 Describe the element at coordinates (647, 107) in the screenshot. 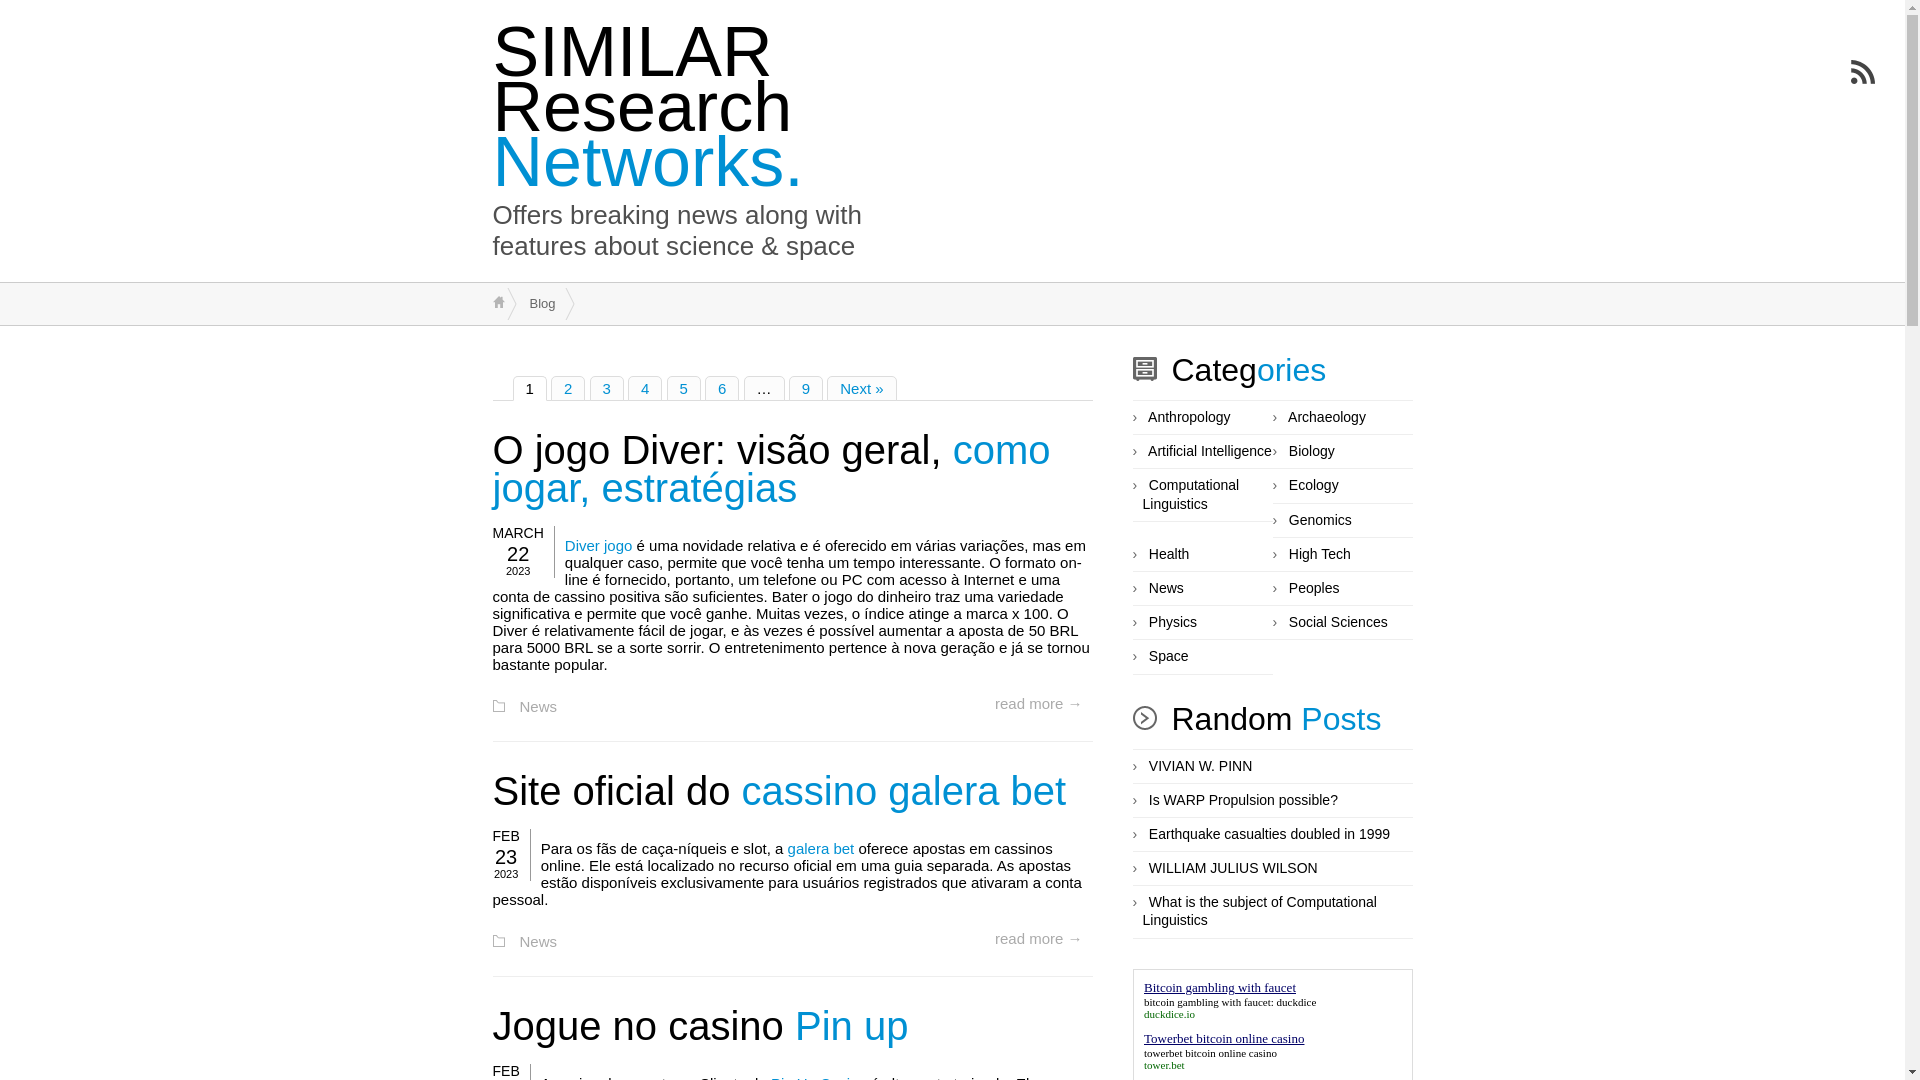

I see `'SIMILAR Research Networks.'` at that location.